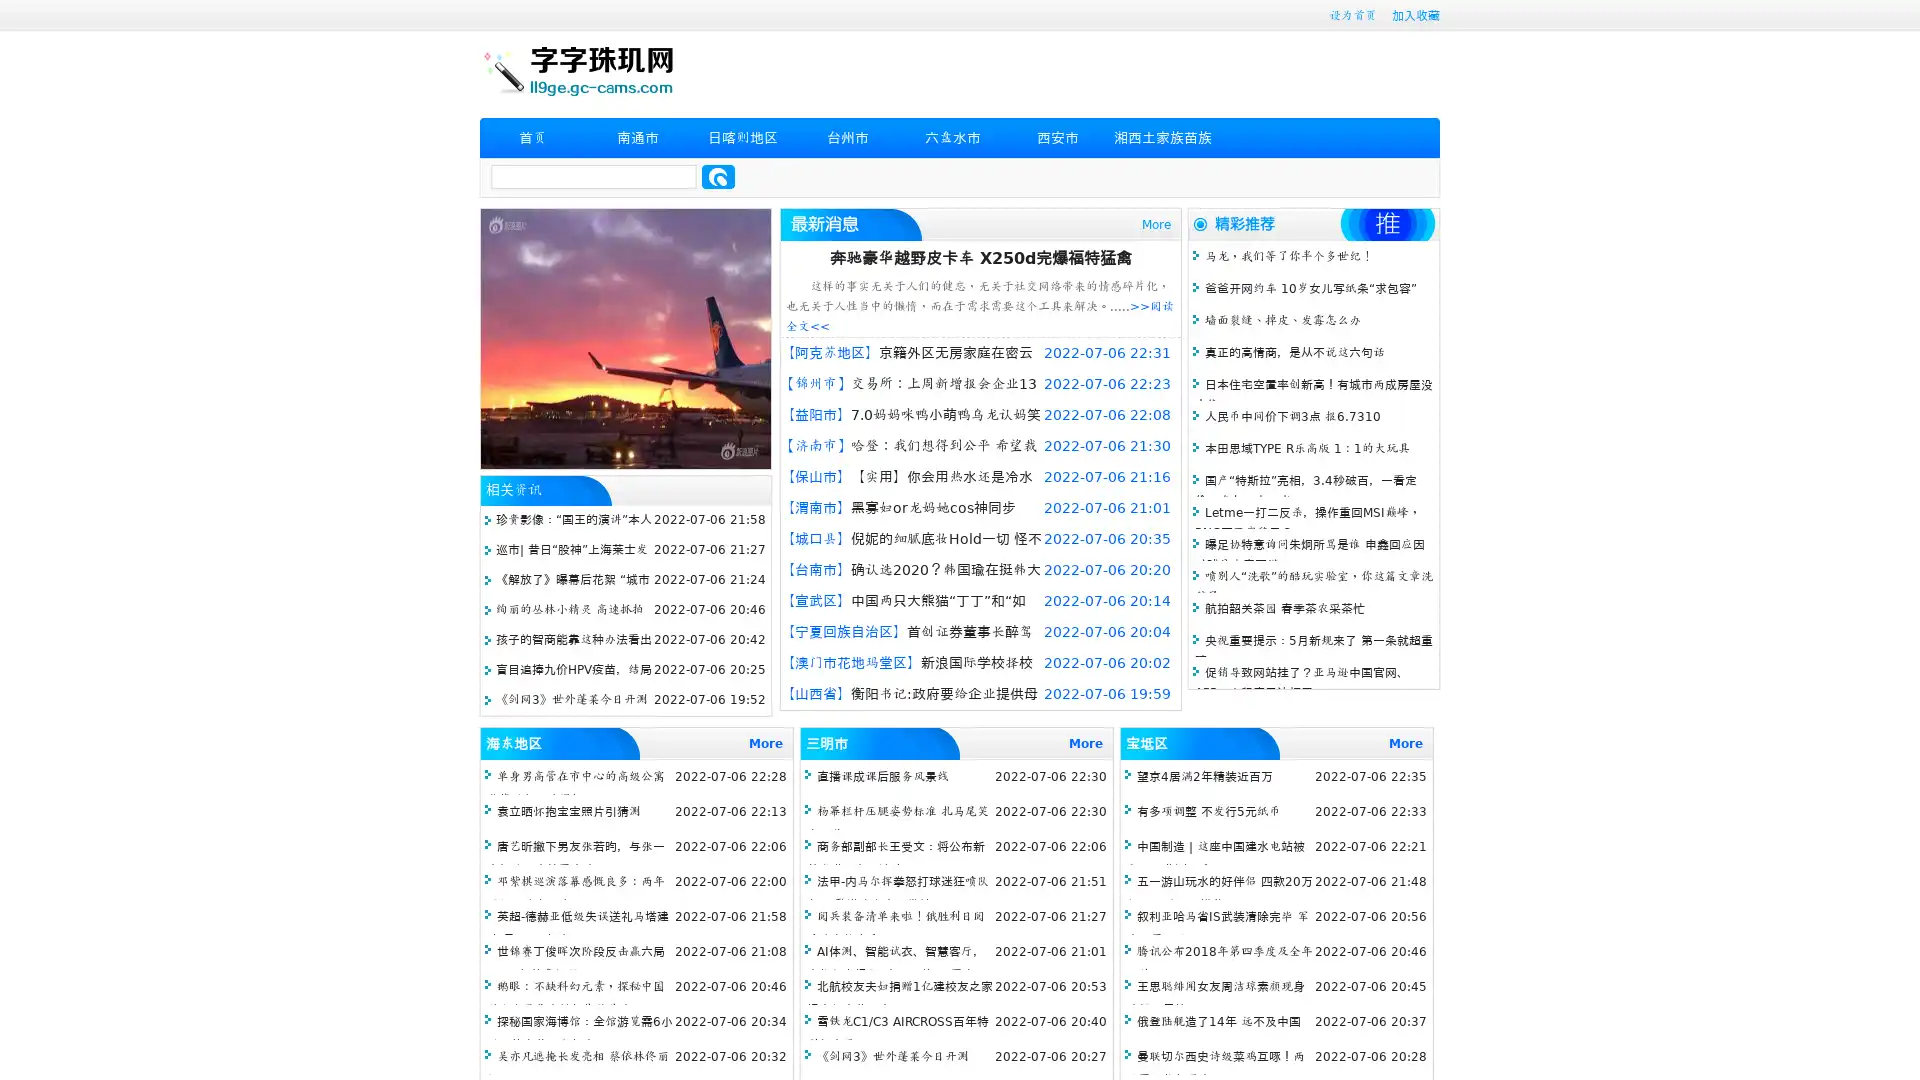  I want to click on Search, so click(718, 176).